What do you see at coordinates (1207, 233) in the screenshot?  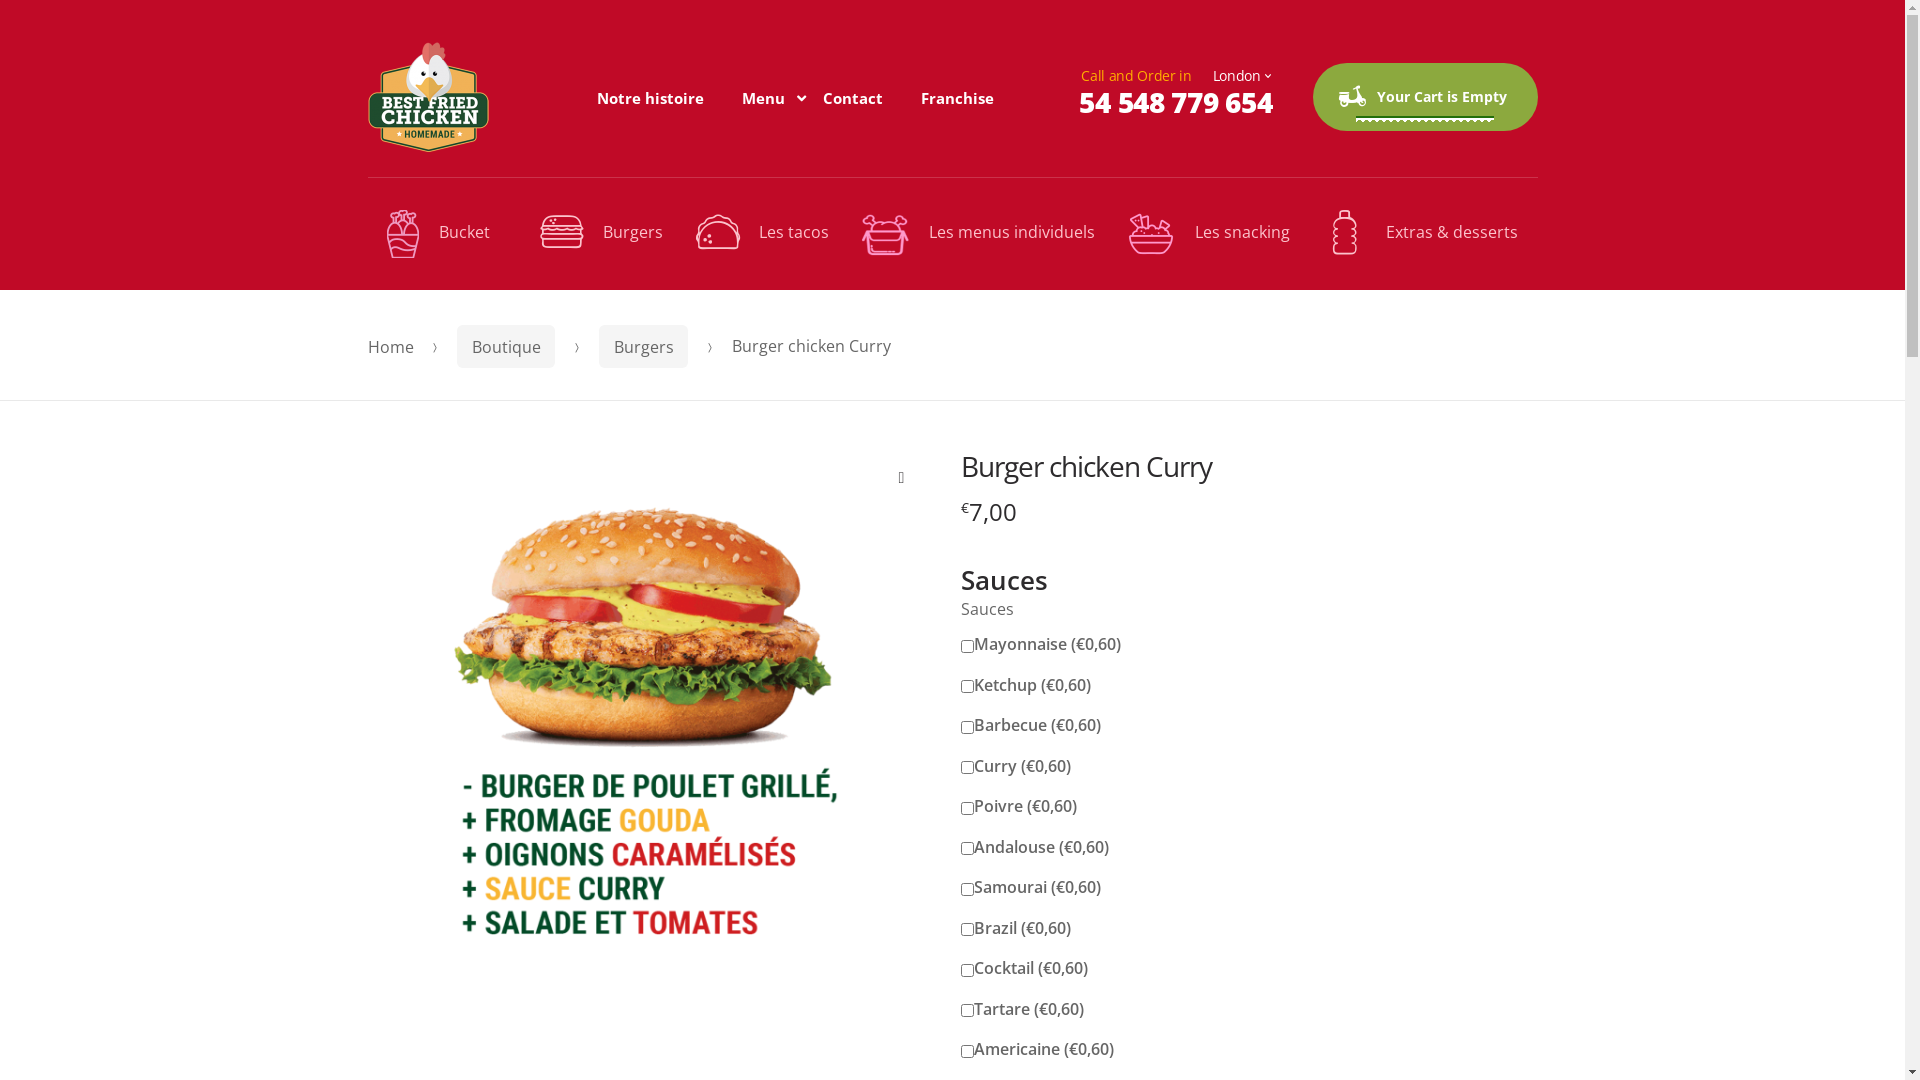 I see `'Les snacking'` at bounding box center [1207, 233].